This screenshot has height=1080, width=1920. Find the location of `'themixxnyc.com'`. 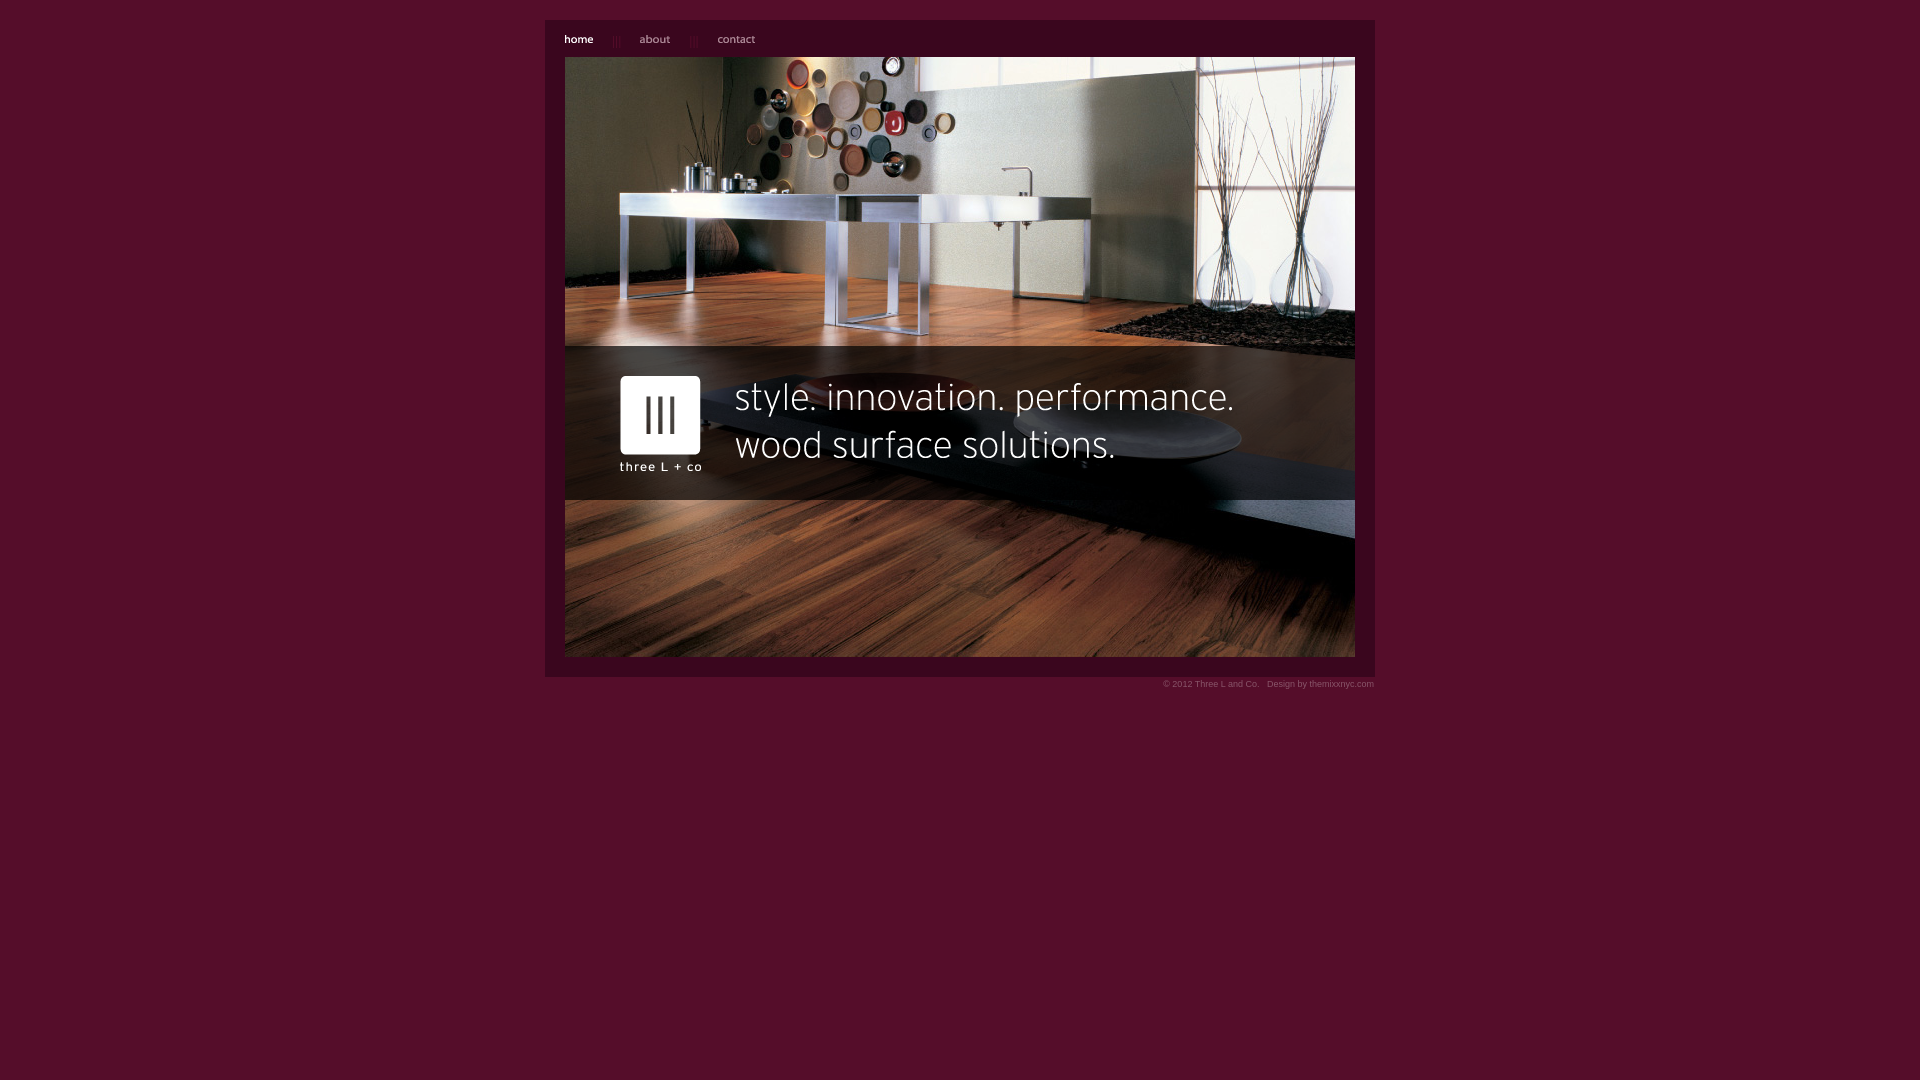

'themixxnyc.com' is located at coordinates (1341, 682).